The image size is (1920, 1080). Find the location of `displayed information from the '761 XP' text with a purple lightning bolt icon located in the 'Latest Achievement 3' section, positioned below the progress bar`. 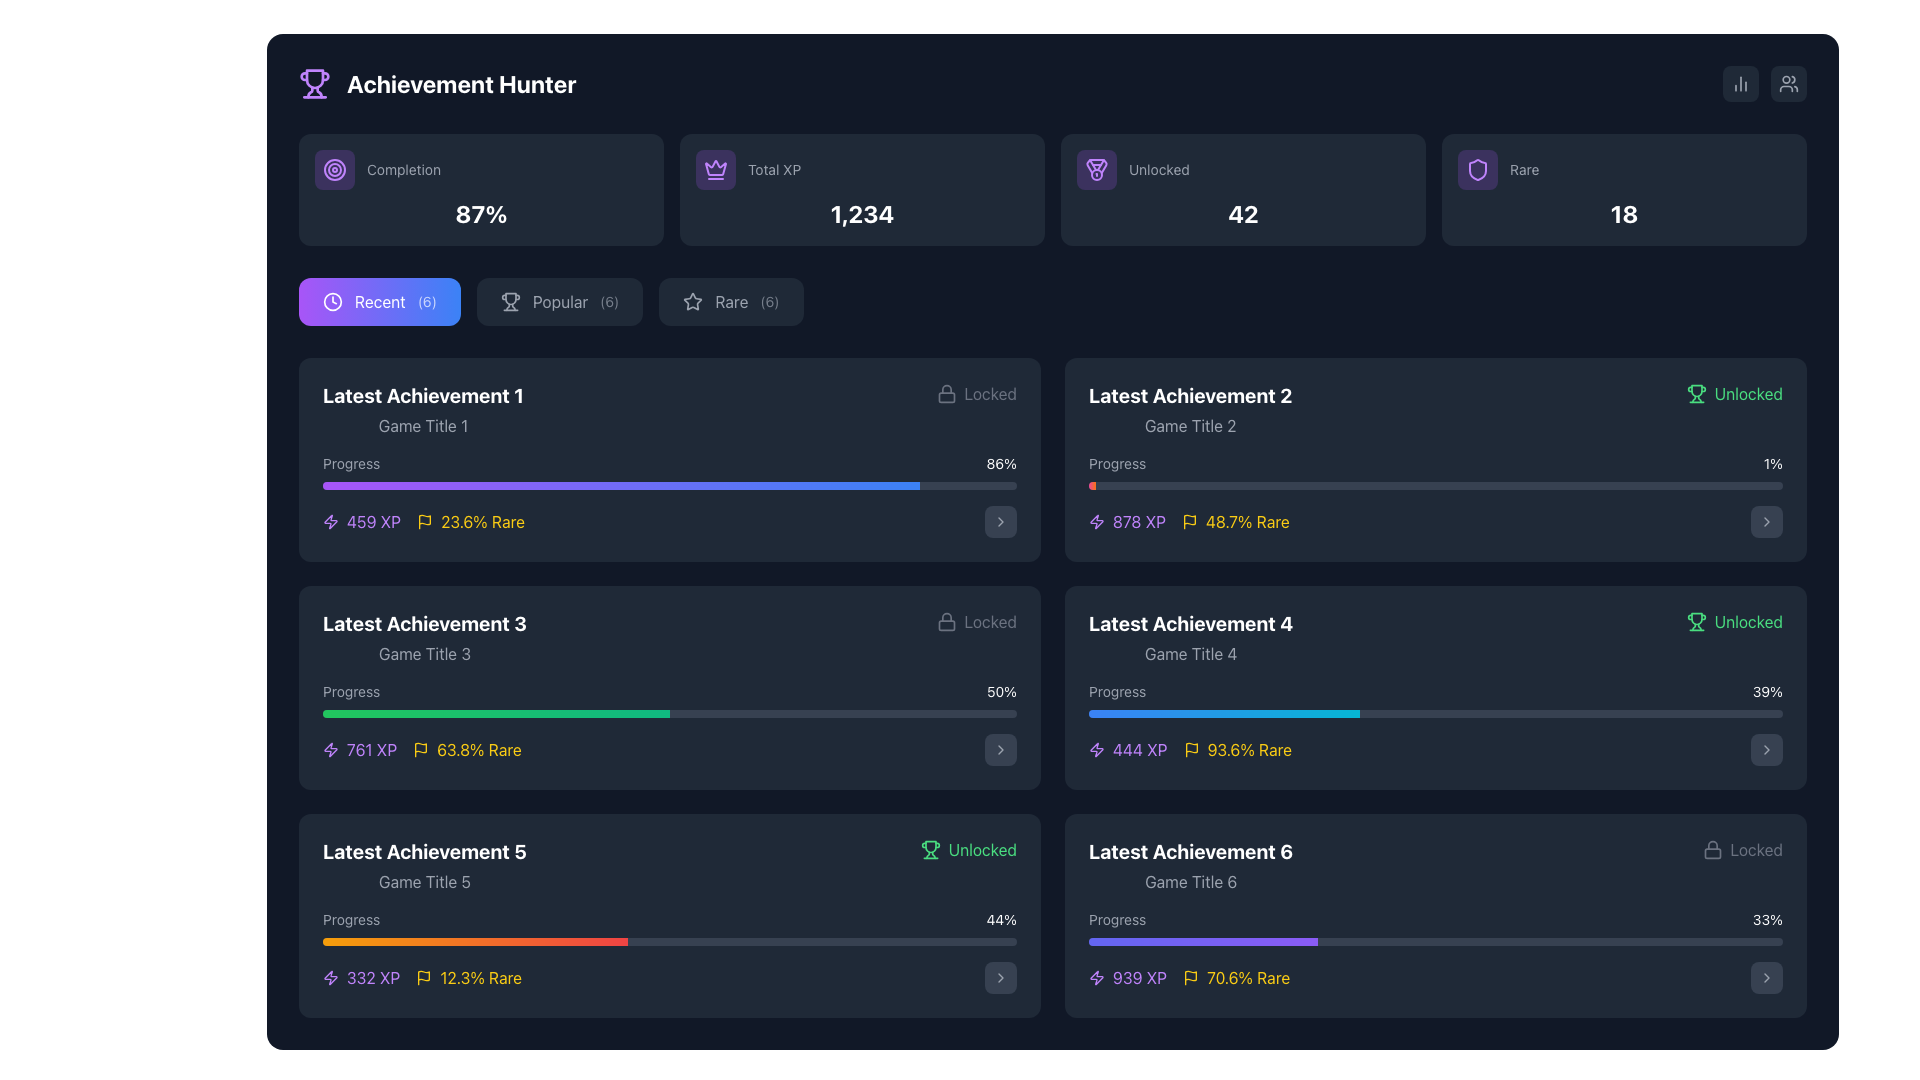

displayed information from the '761 XP' text with a purple lightning bolt icon located in the 'Latest Achievement 3' section, positioned below the progress bar is located at coordinates (360, 749).